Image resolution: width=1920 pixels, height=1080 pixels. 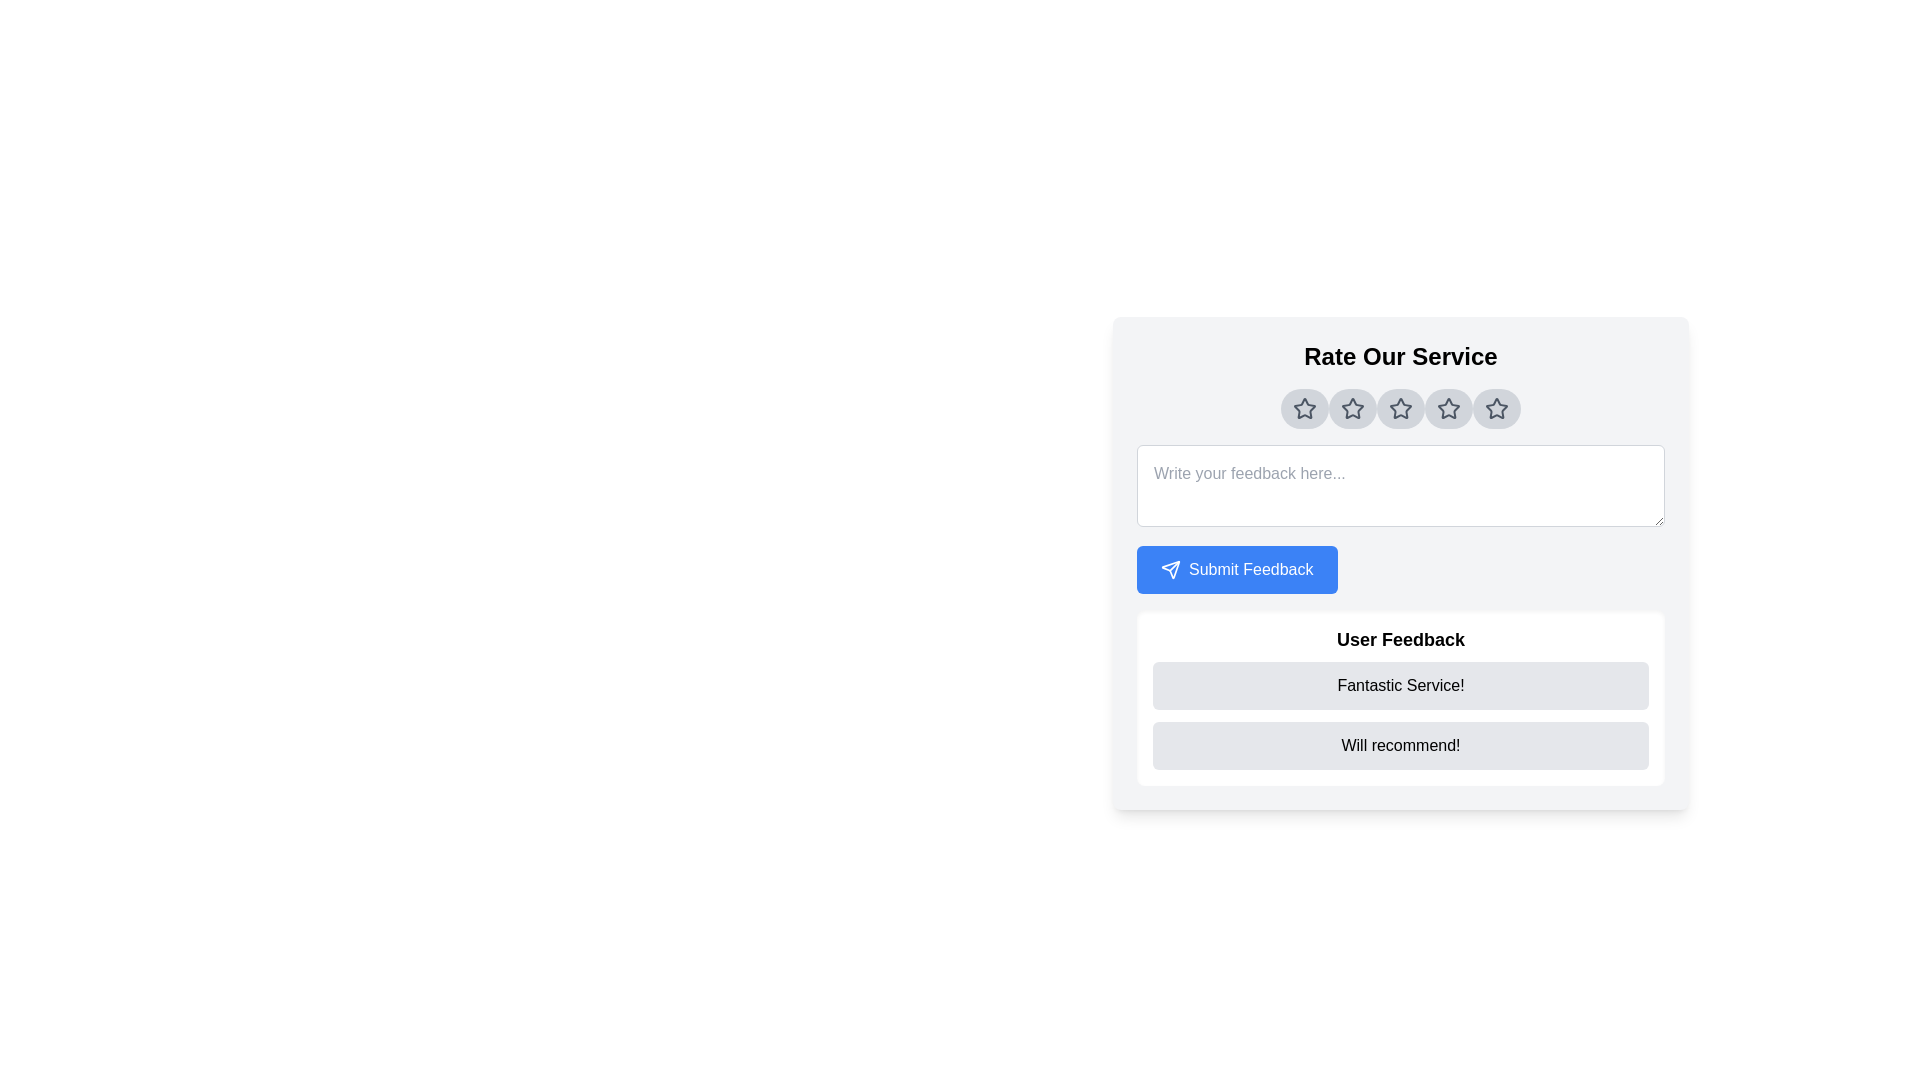 What do you see at coordinates (1400, 407) in the screenshot?
I see `the third star rating button in the 5-star rating system` at bounding box center [1400, 407].